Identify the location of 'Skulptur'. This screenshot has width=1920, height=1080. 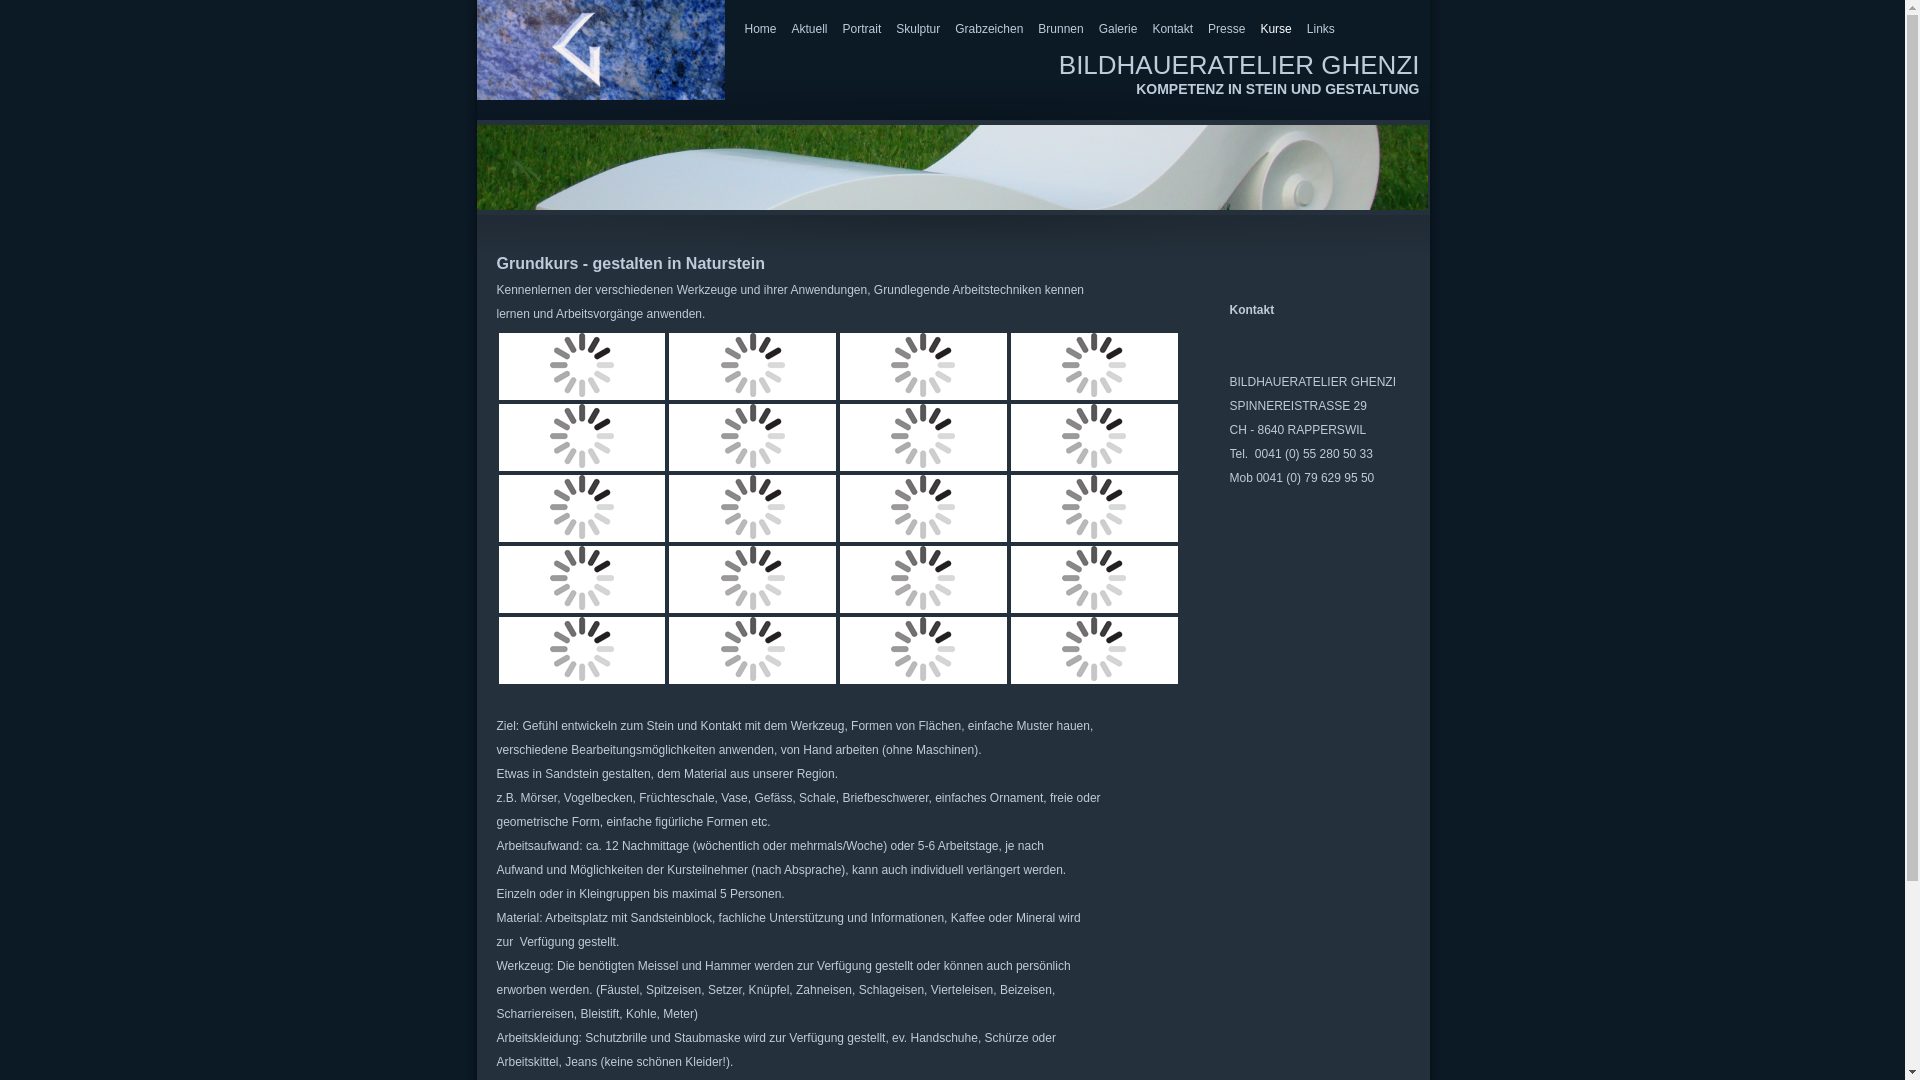
(916, 29).